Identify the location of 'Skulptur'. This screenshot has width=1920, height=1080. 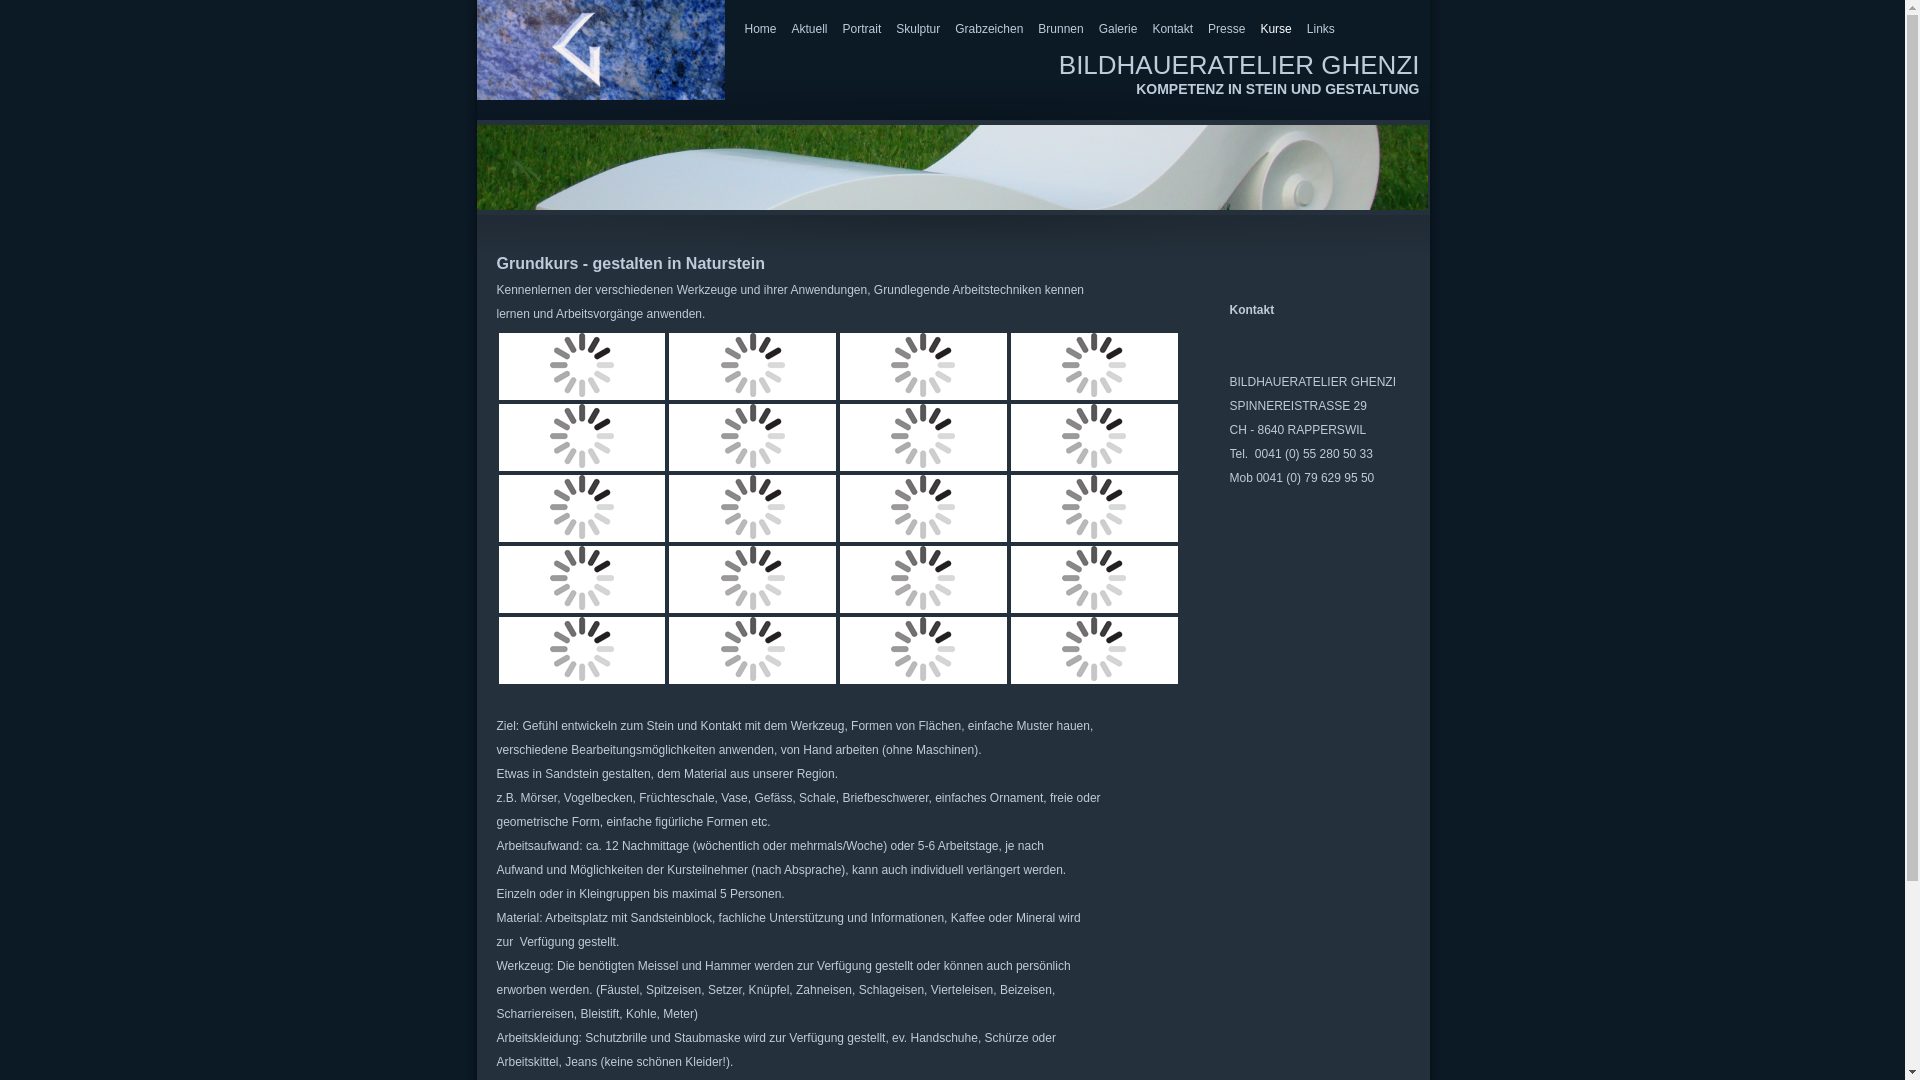
(916, 29).